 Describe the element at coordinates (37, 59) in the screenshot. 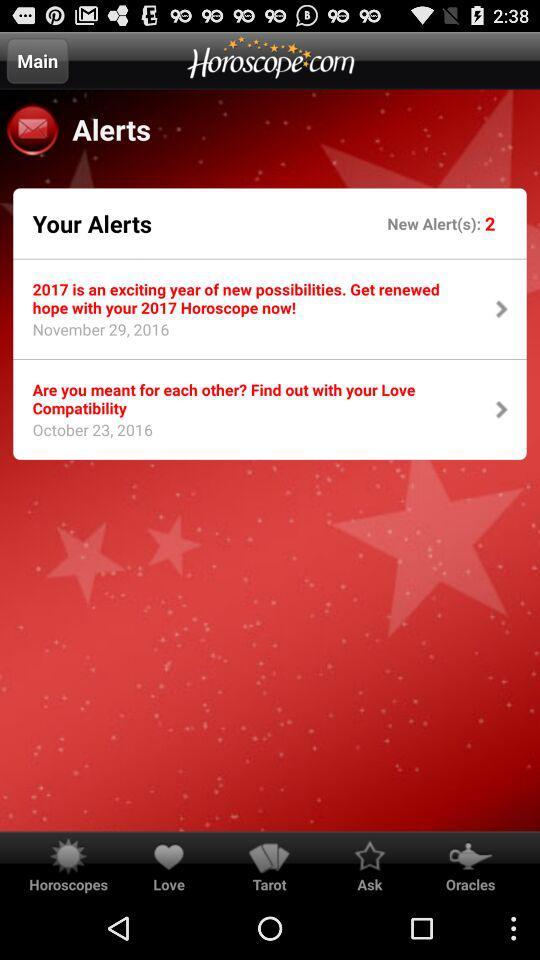

I see `main` at that location.